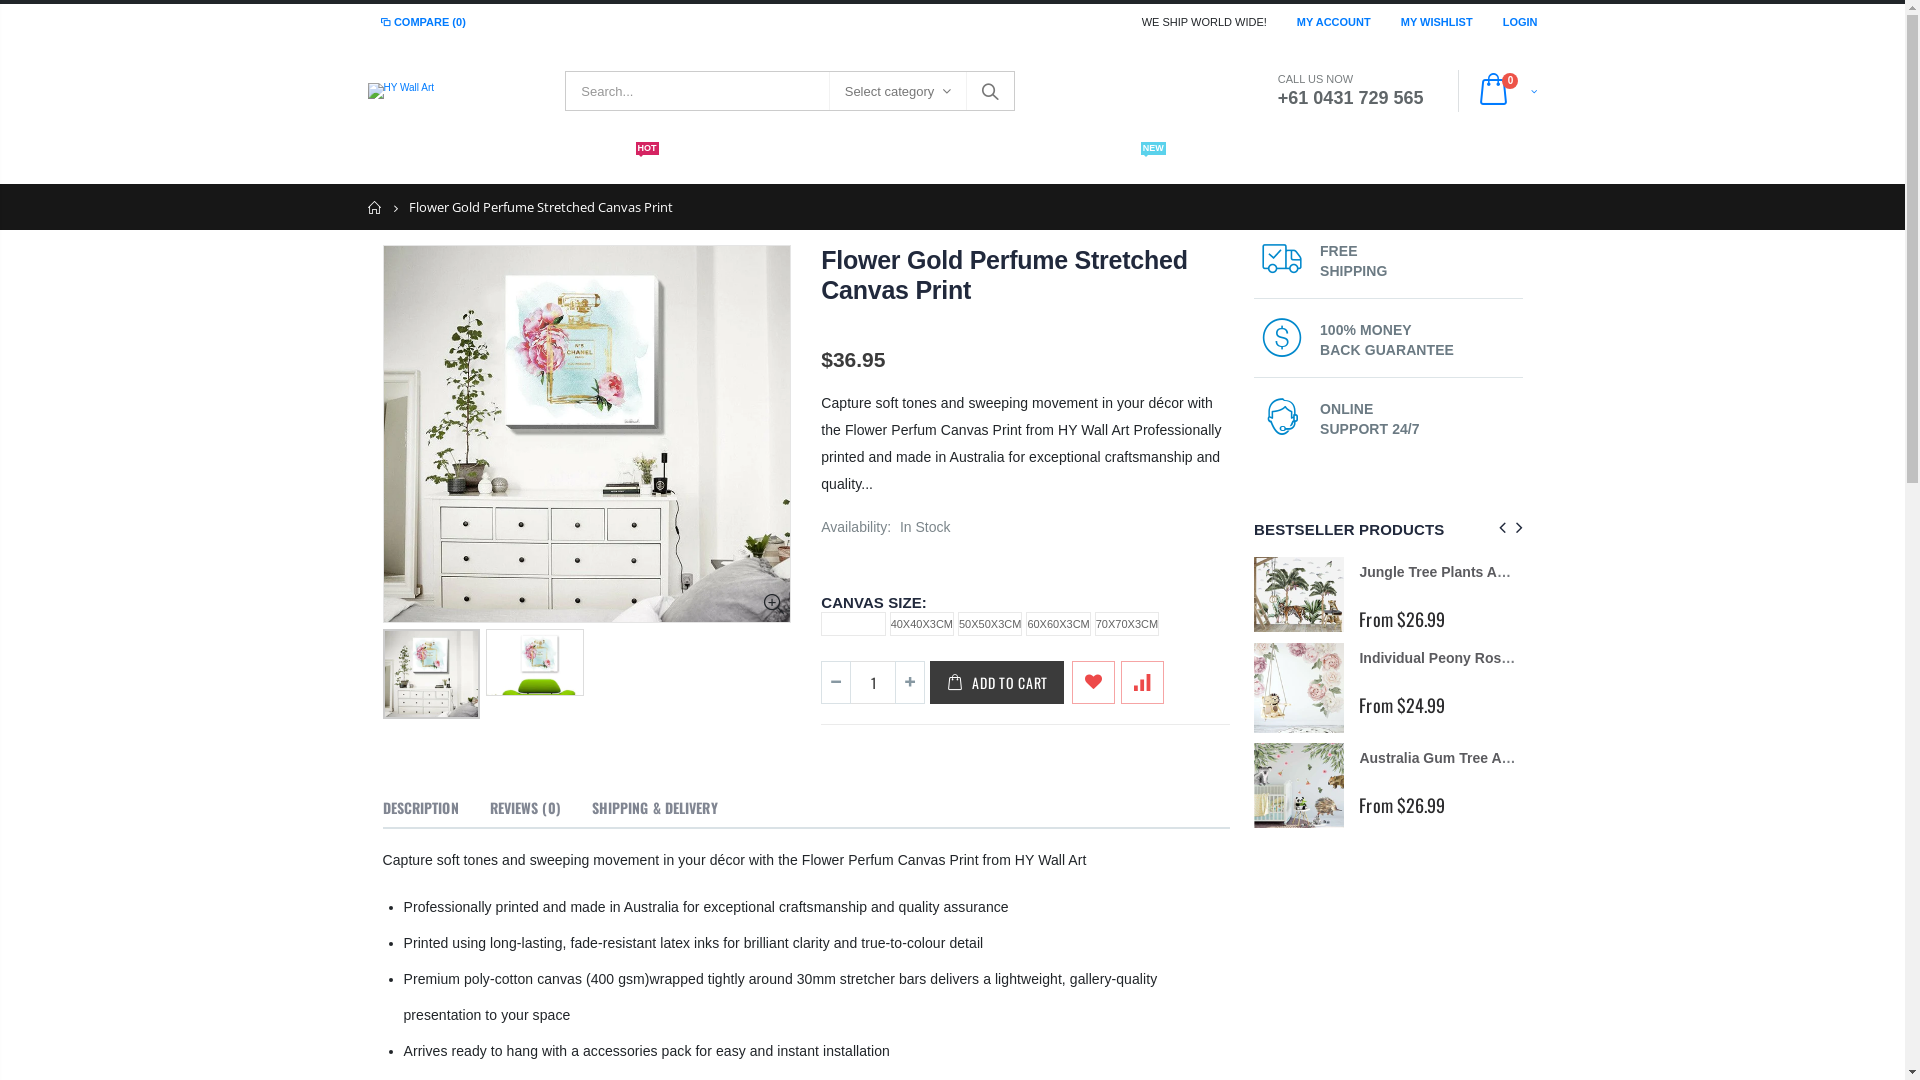  What do you see at coordinates (1400, 20) in the screenshot?
I see `'MY WISHLIST'` at bounding box center [1400, 20].